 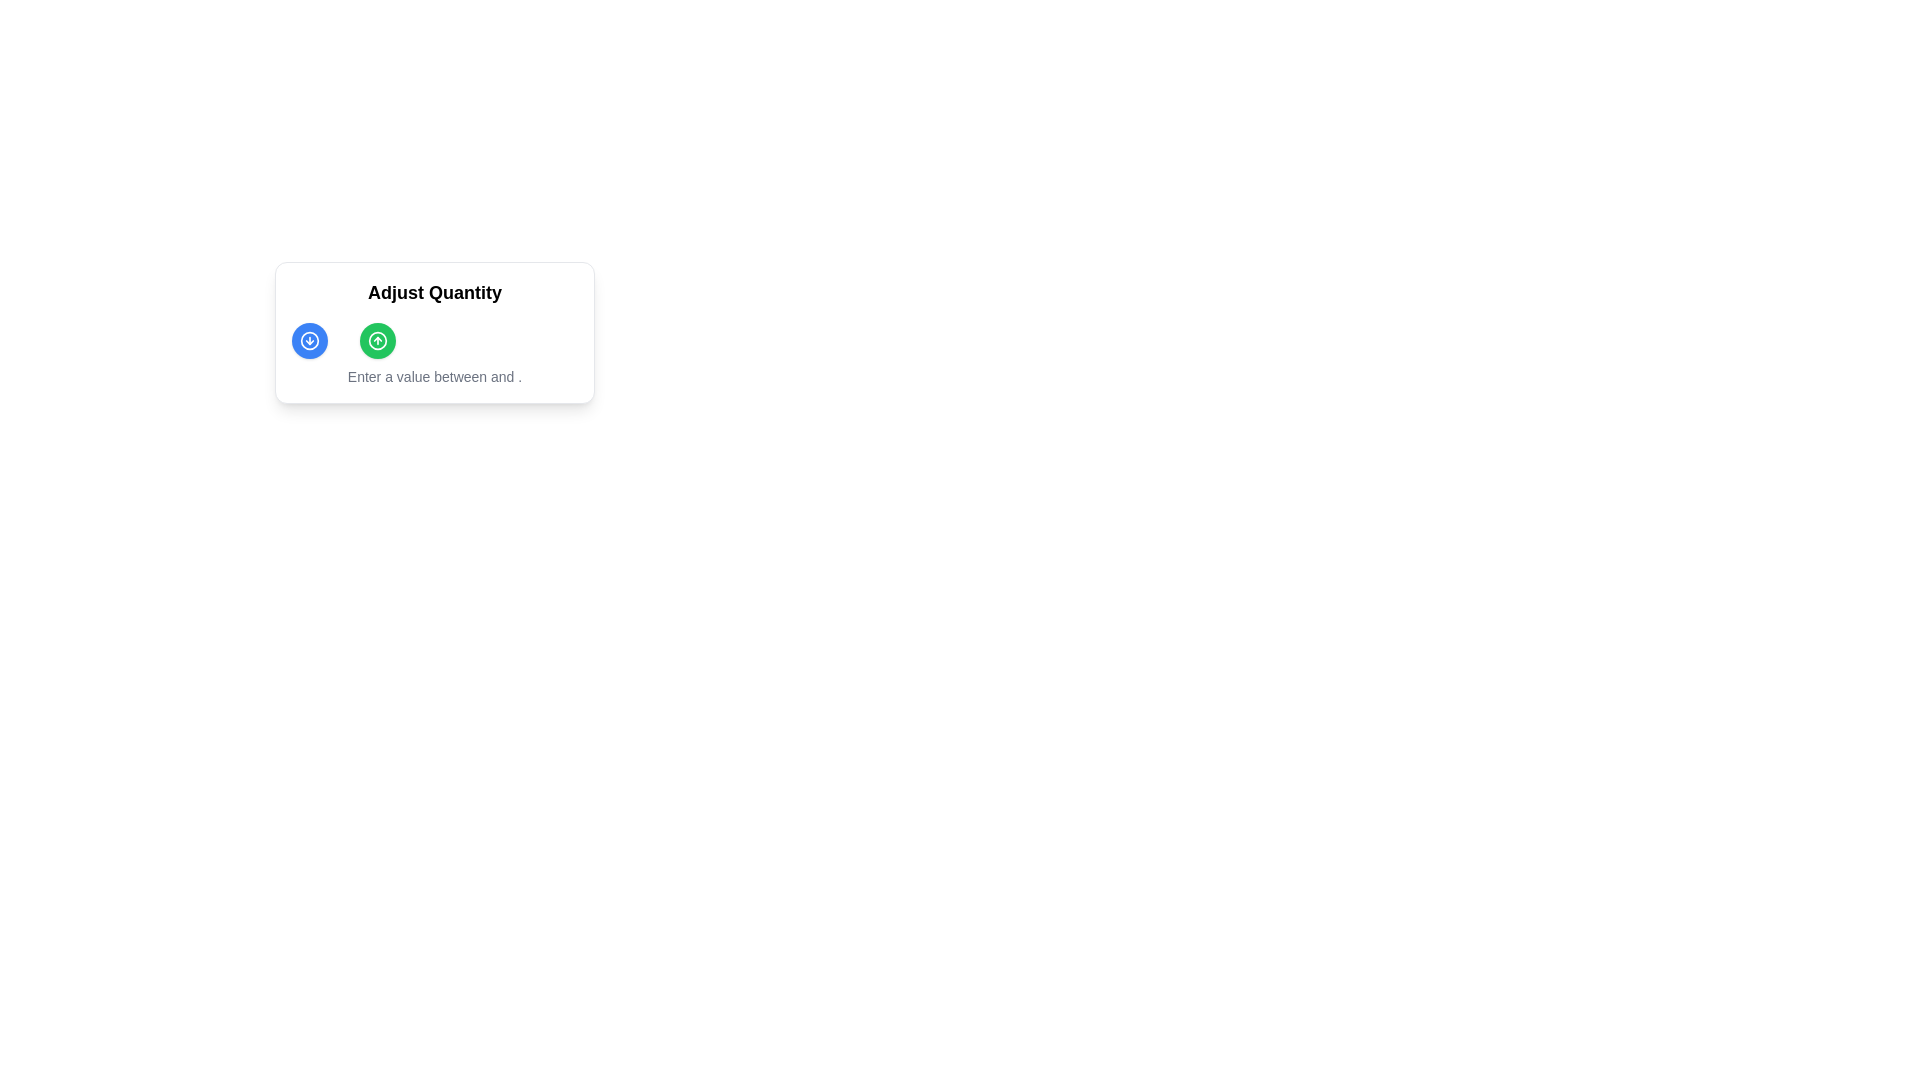 What do you see at coordinates (309, 339) in the screenshot?
I see `the leftmost circular button with a blue background and a white downward arrow icon` at bounding box center [309, 339].